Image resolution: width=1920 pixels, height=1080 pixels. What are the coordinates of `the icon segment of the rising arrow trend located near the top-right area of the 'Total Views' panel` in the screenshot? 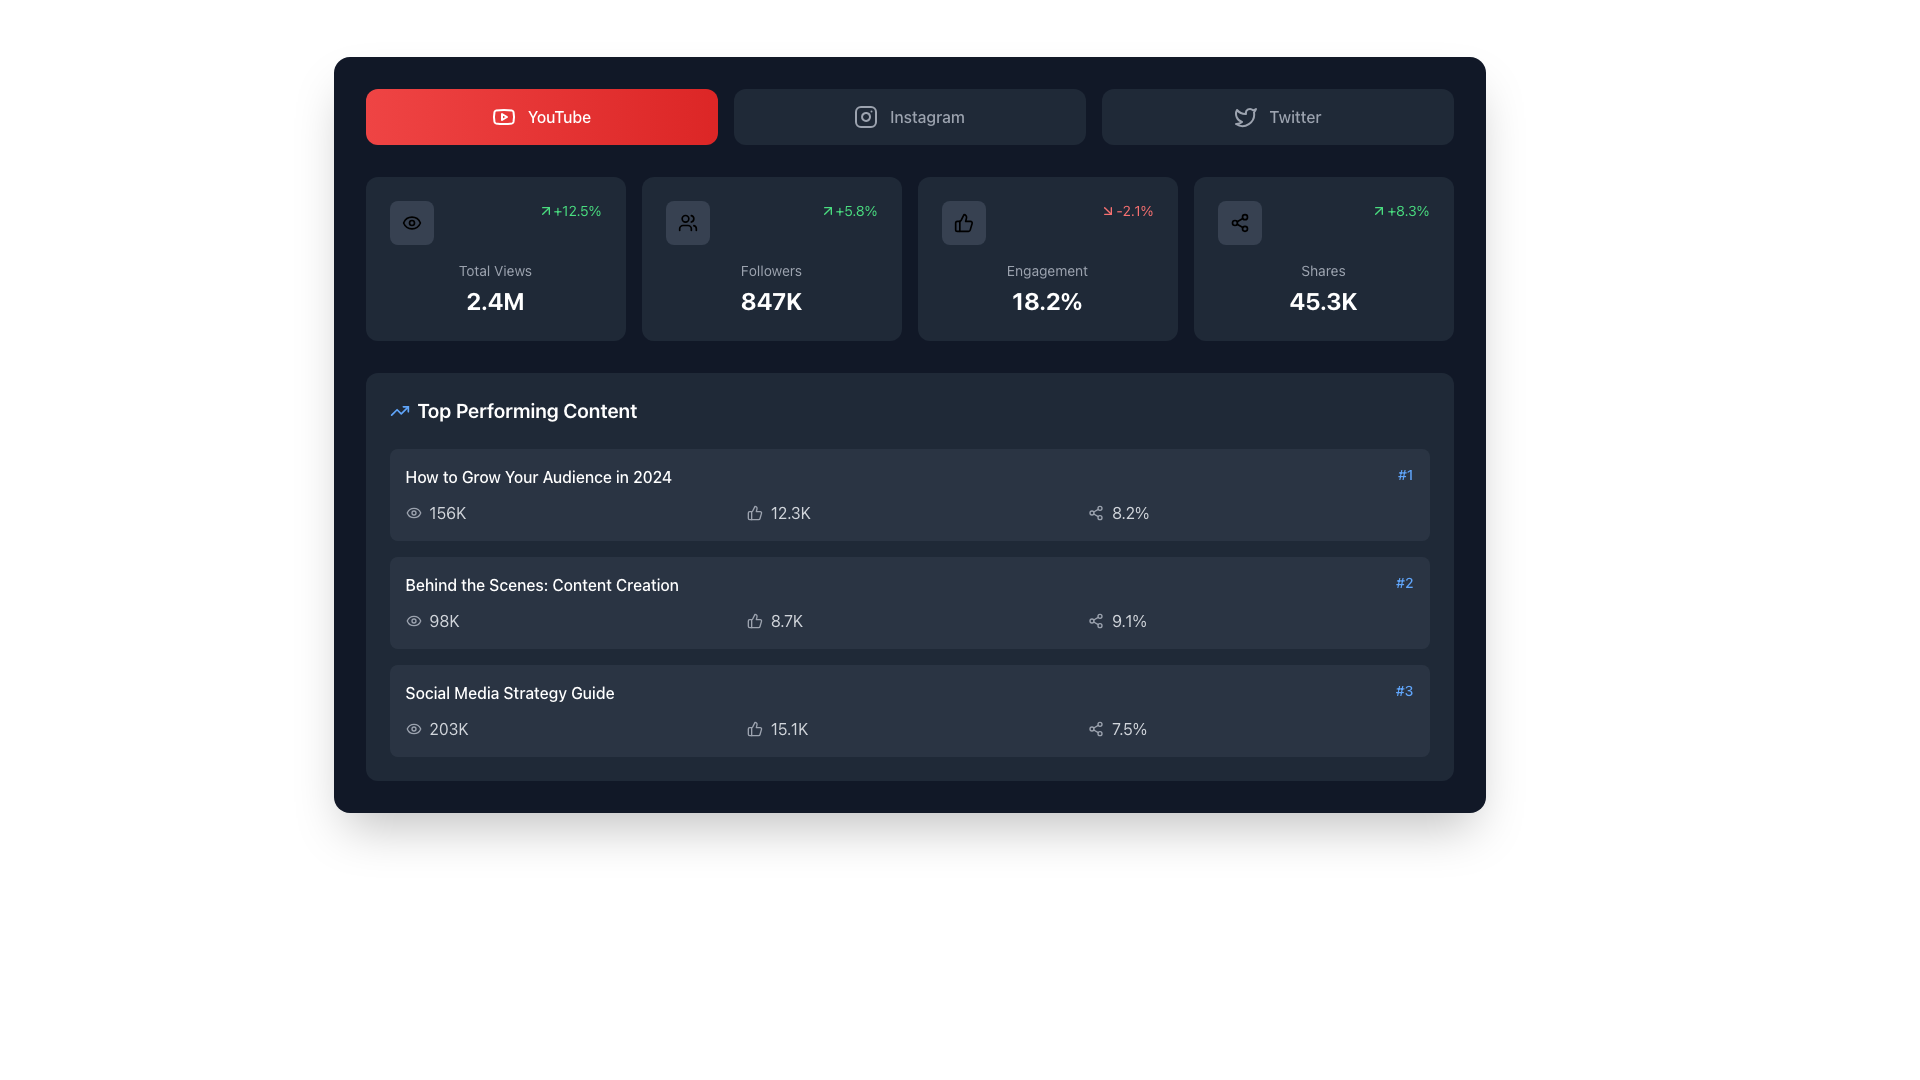 It's located at (399, 410).